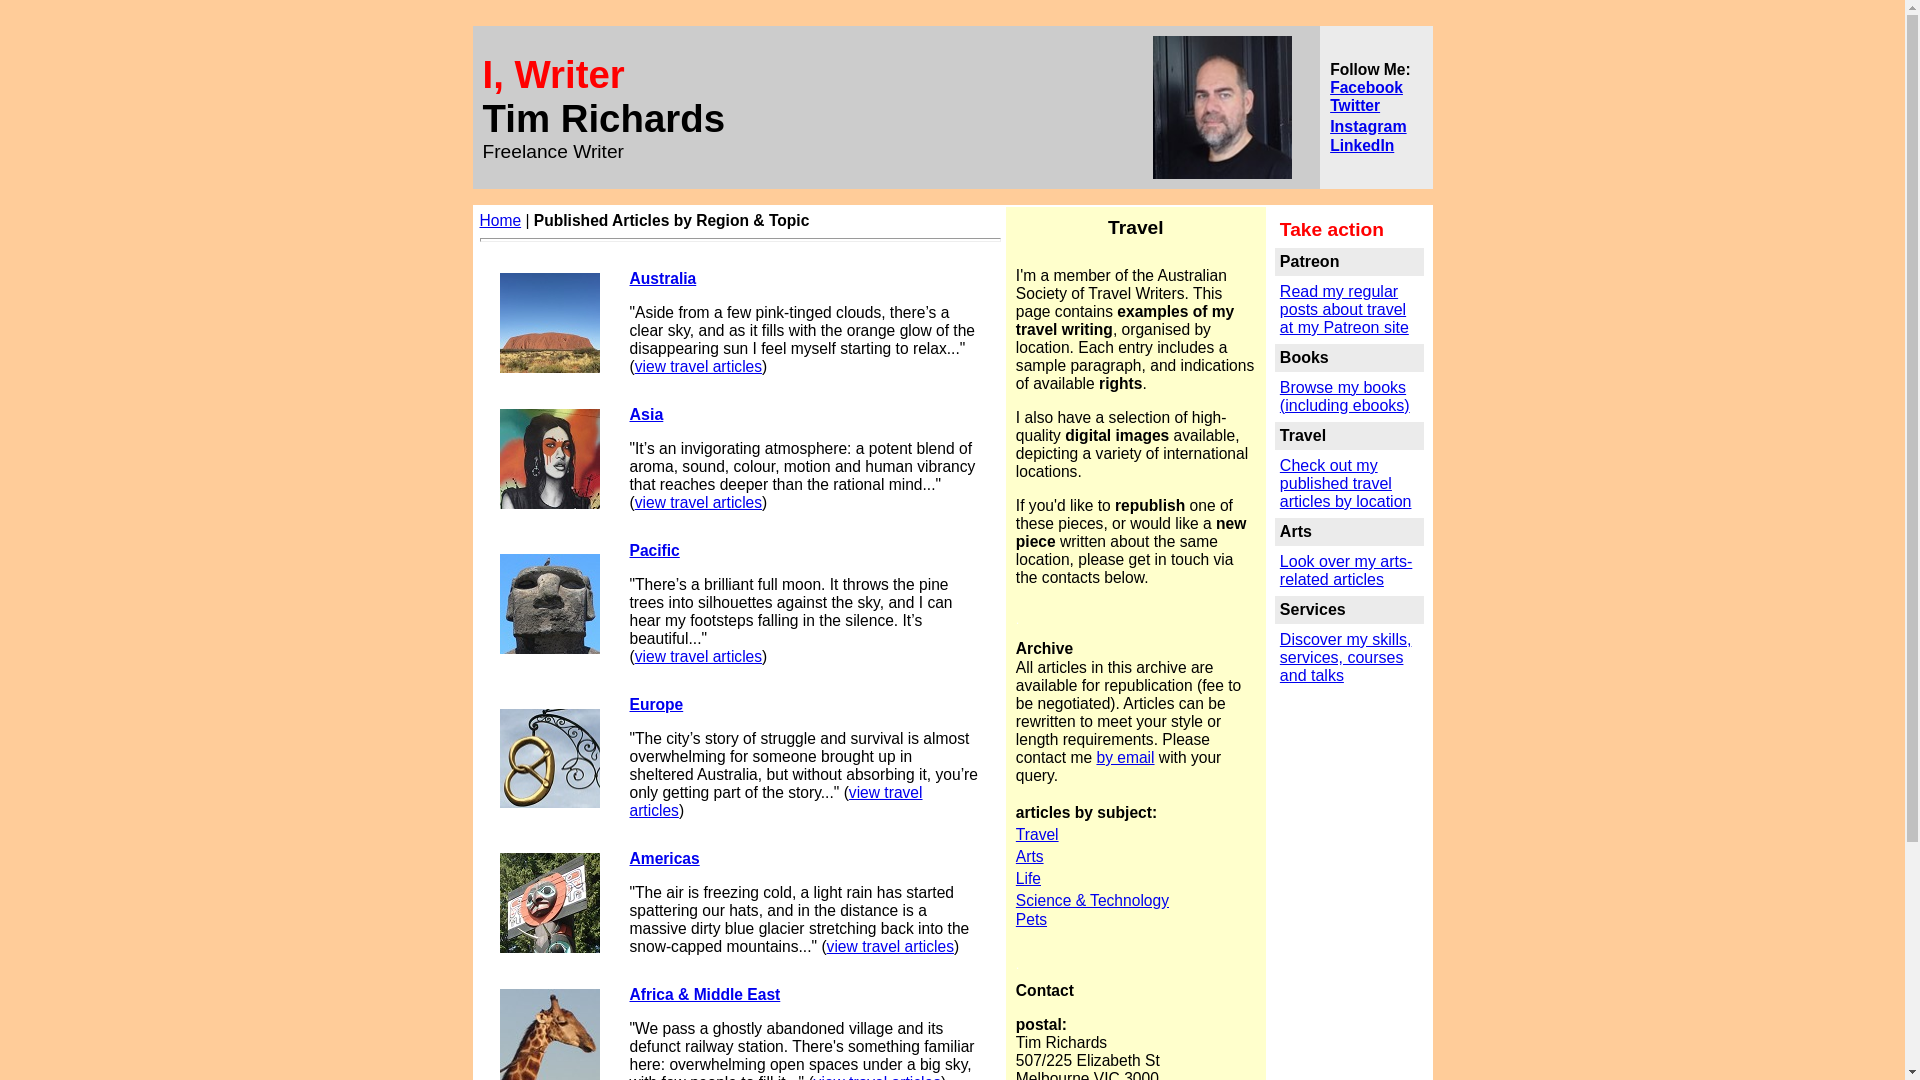 The width and height of the screenshot is (1920, 1080). Describe the element at coordinates (1345, 657) in the screenshot. I see `'Discover my skills, services, courses and talks'` at that location.